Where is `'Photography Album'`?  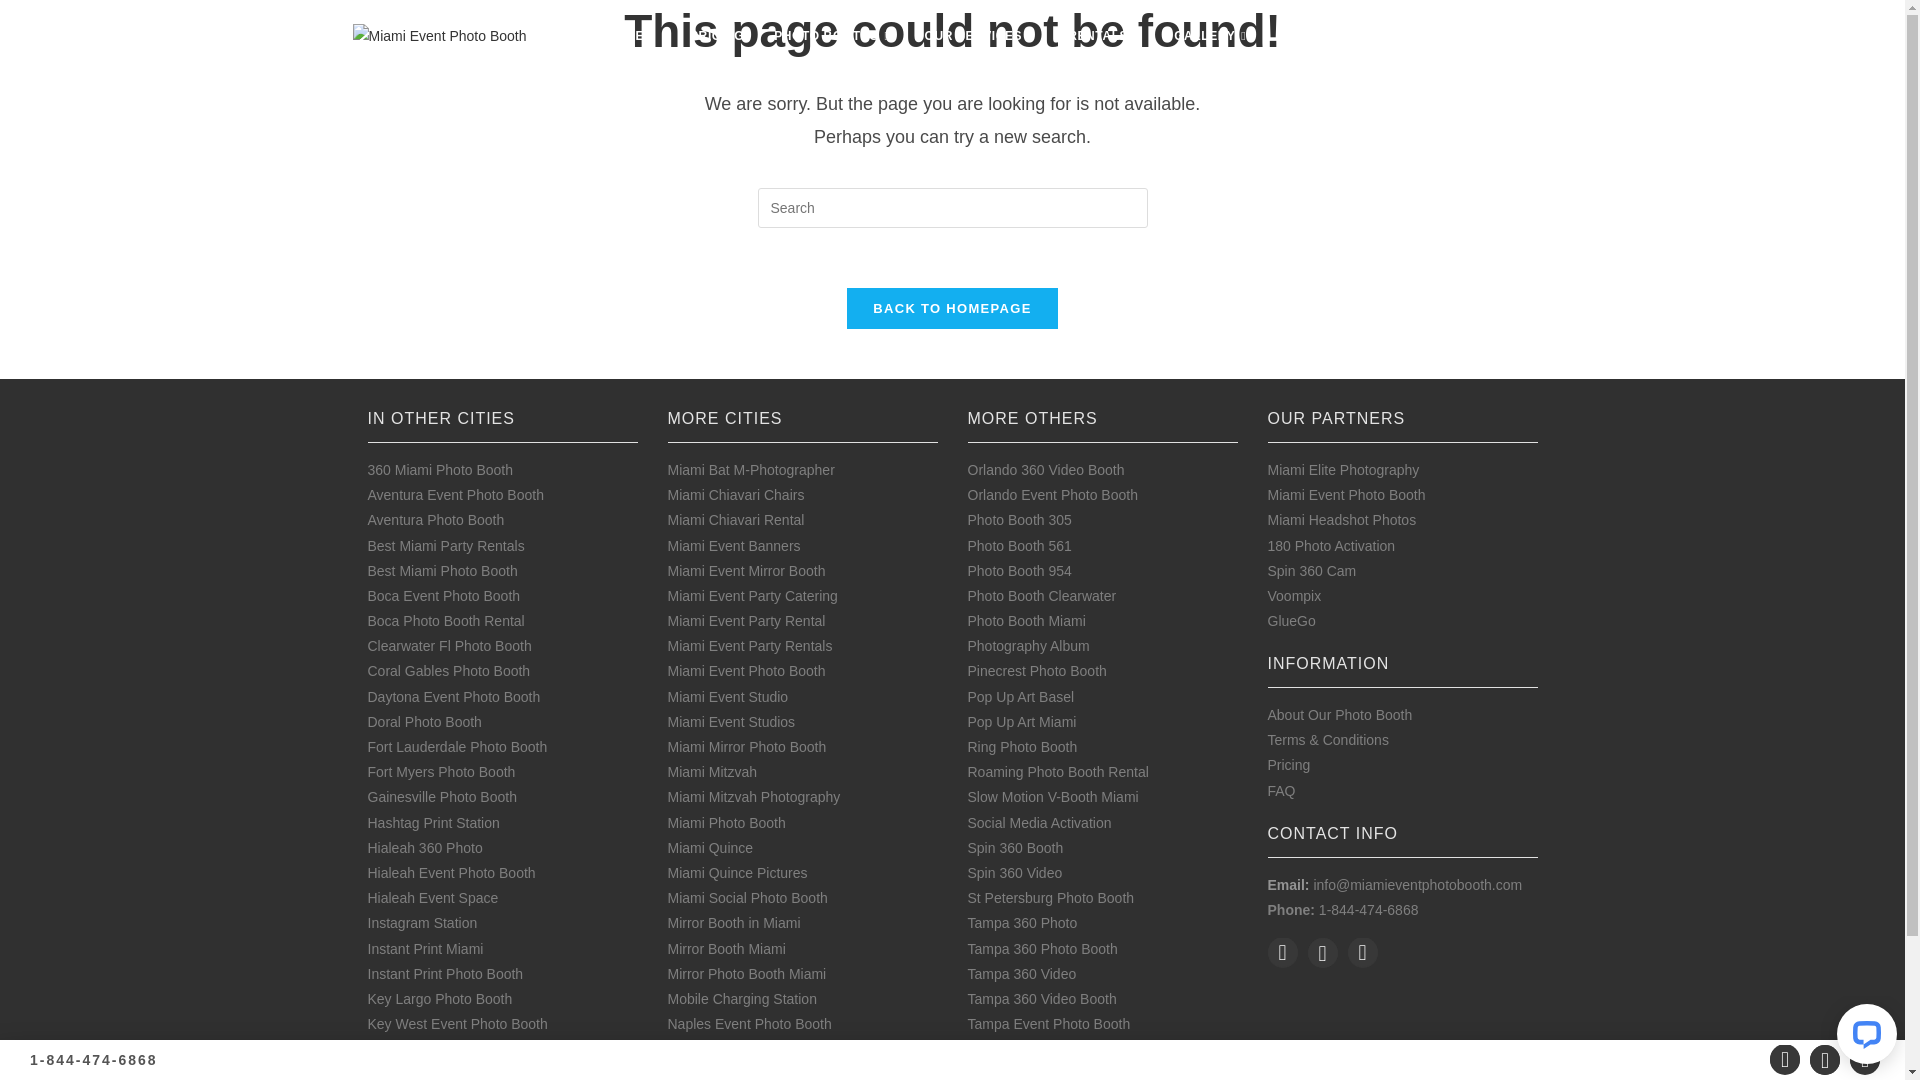
'Photography Album' is located at coordinates (968, 645).